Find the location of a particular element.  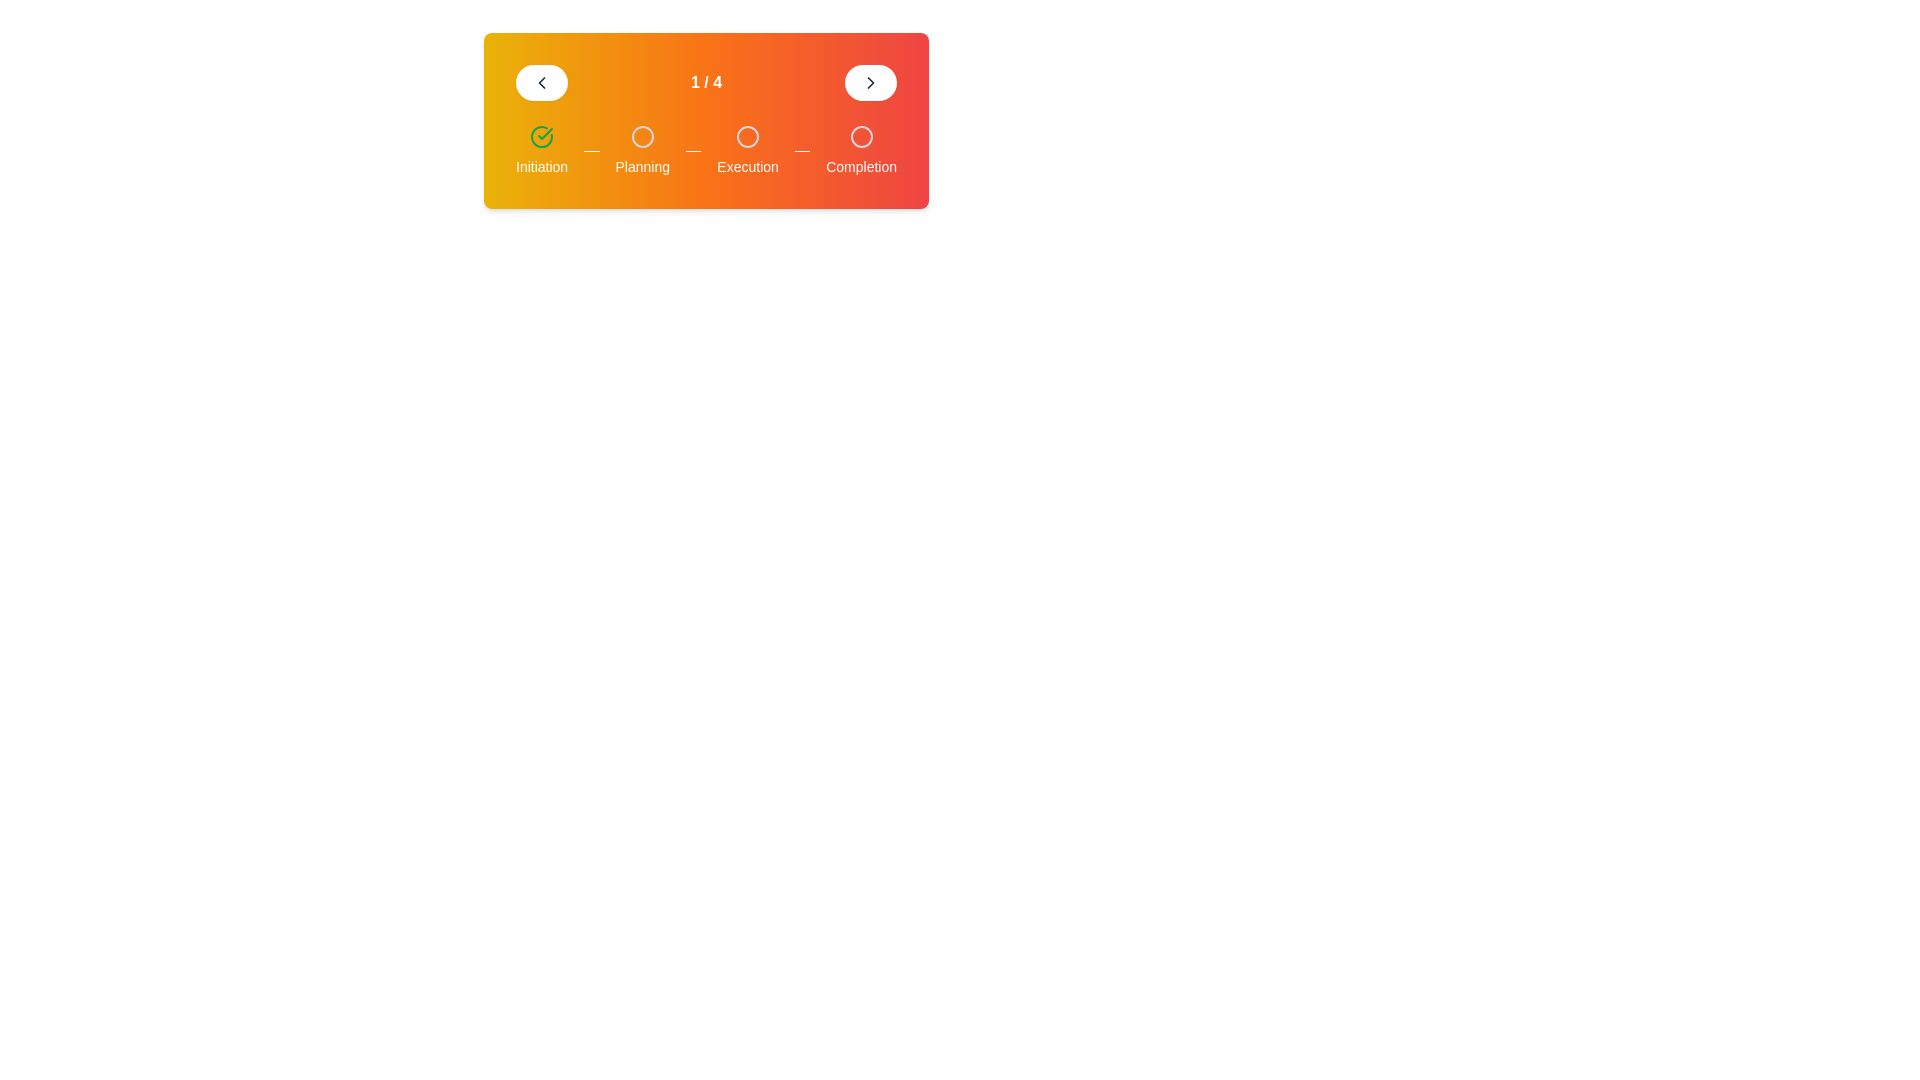

the small chevron-right icon located within the rounded button at the top-right corner of the horizontal gradient-colored navigation bar is located at coordinates (870, 82).